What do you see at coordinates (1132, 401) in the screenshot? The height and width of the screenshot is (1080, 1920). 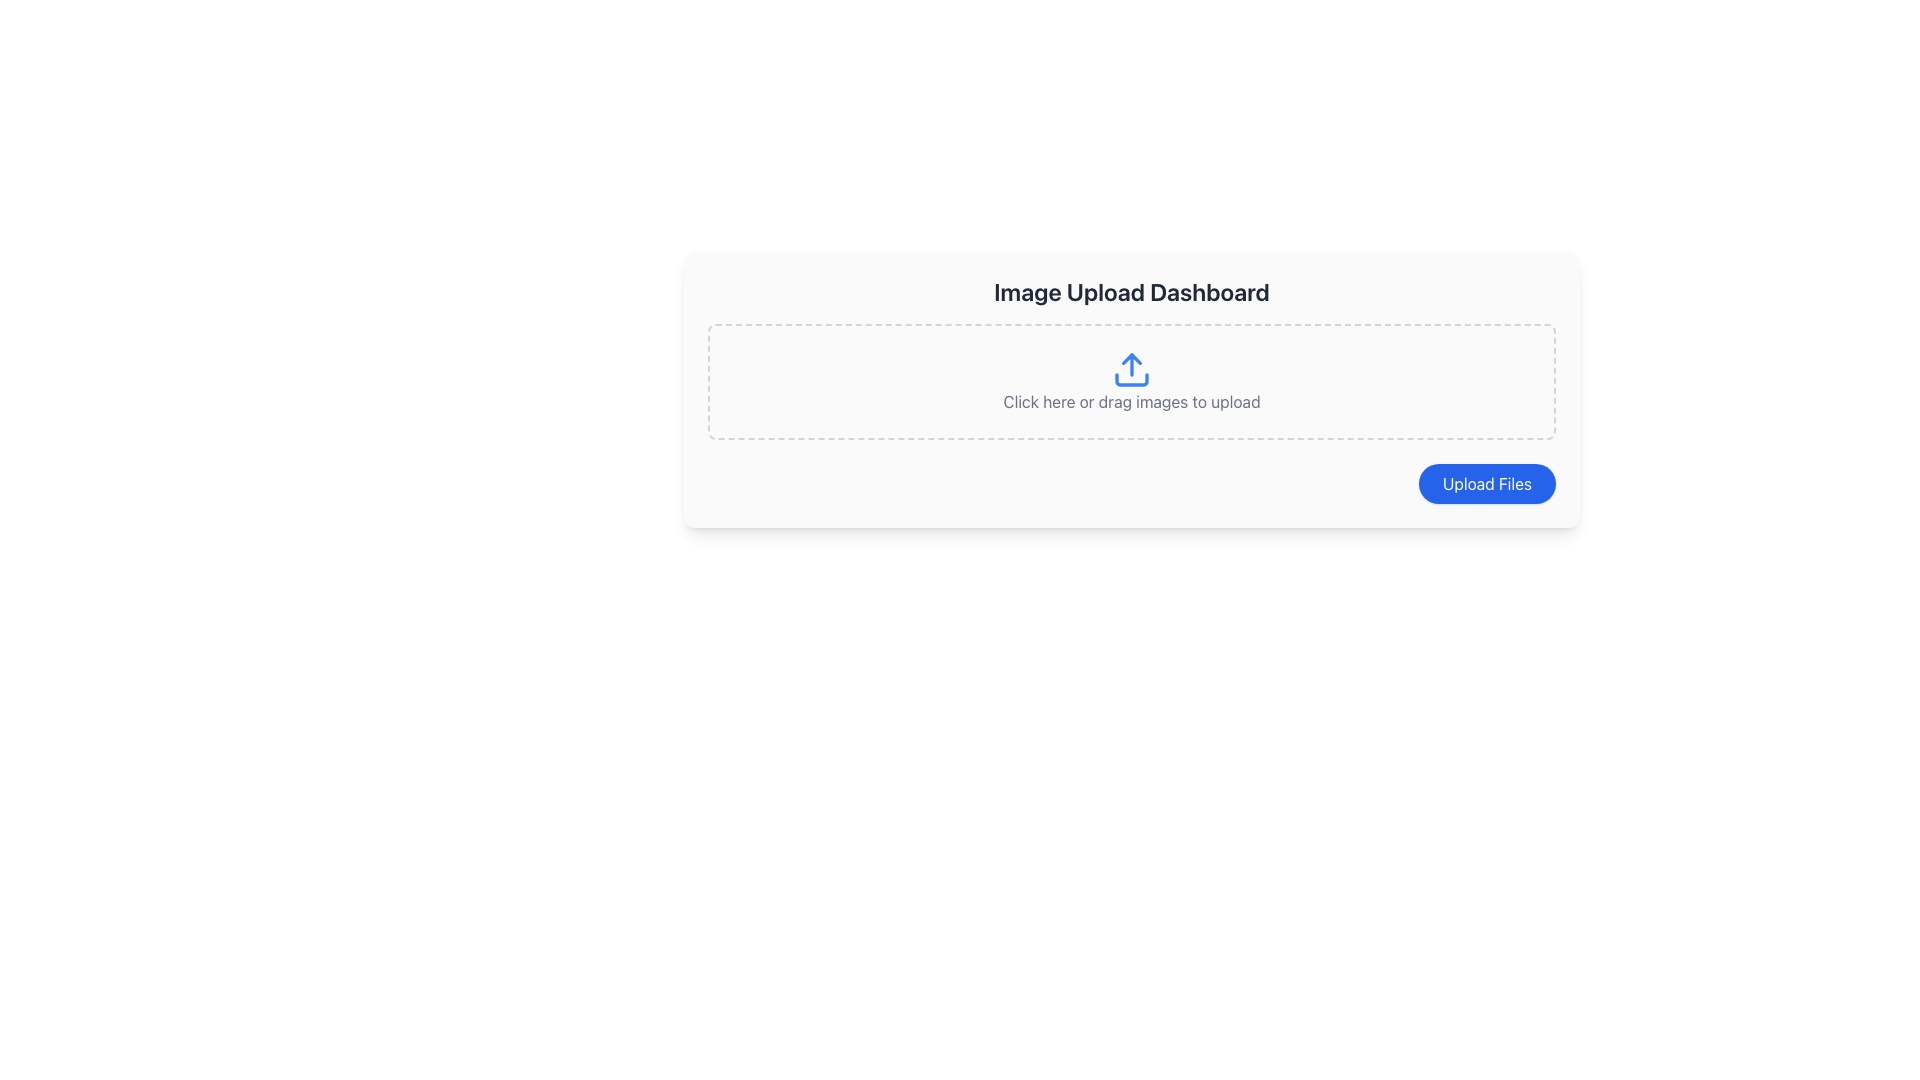 I see `the static text displaying 'Click here or drag images to upload', which is a medium-light gray text located beneath a blue upload icon` at bounding box center [1132, 401].